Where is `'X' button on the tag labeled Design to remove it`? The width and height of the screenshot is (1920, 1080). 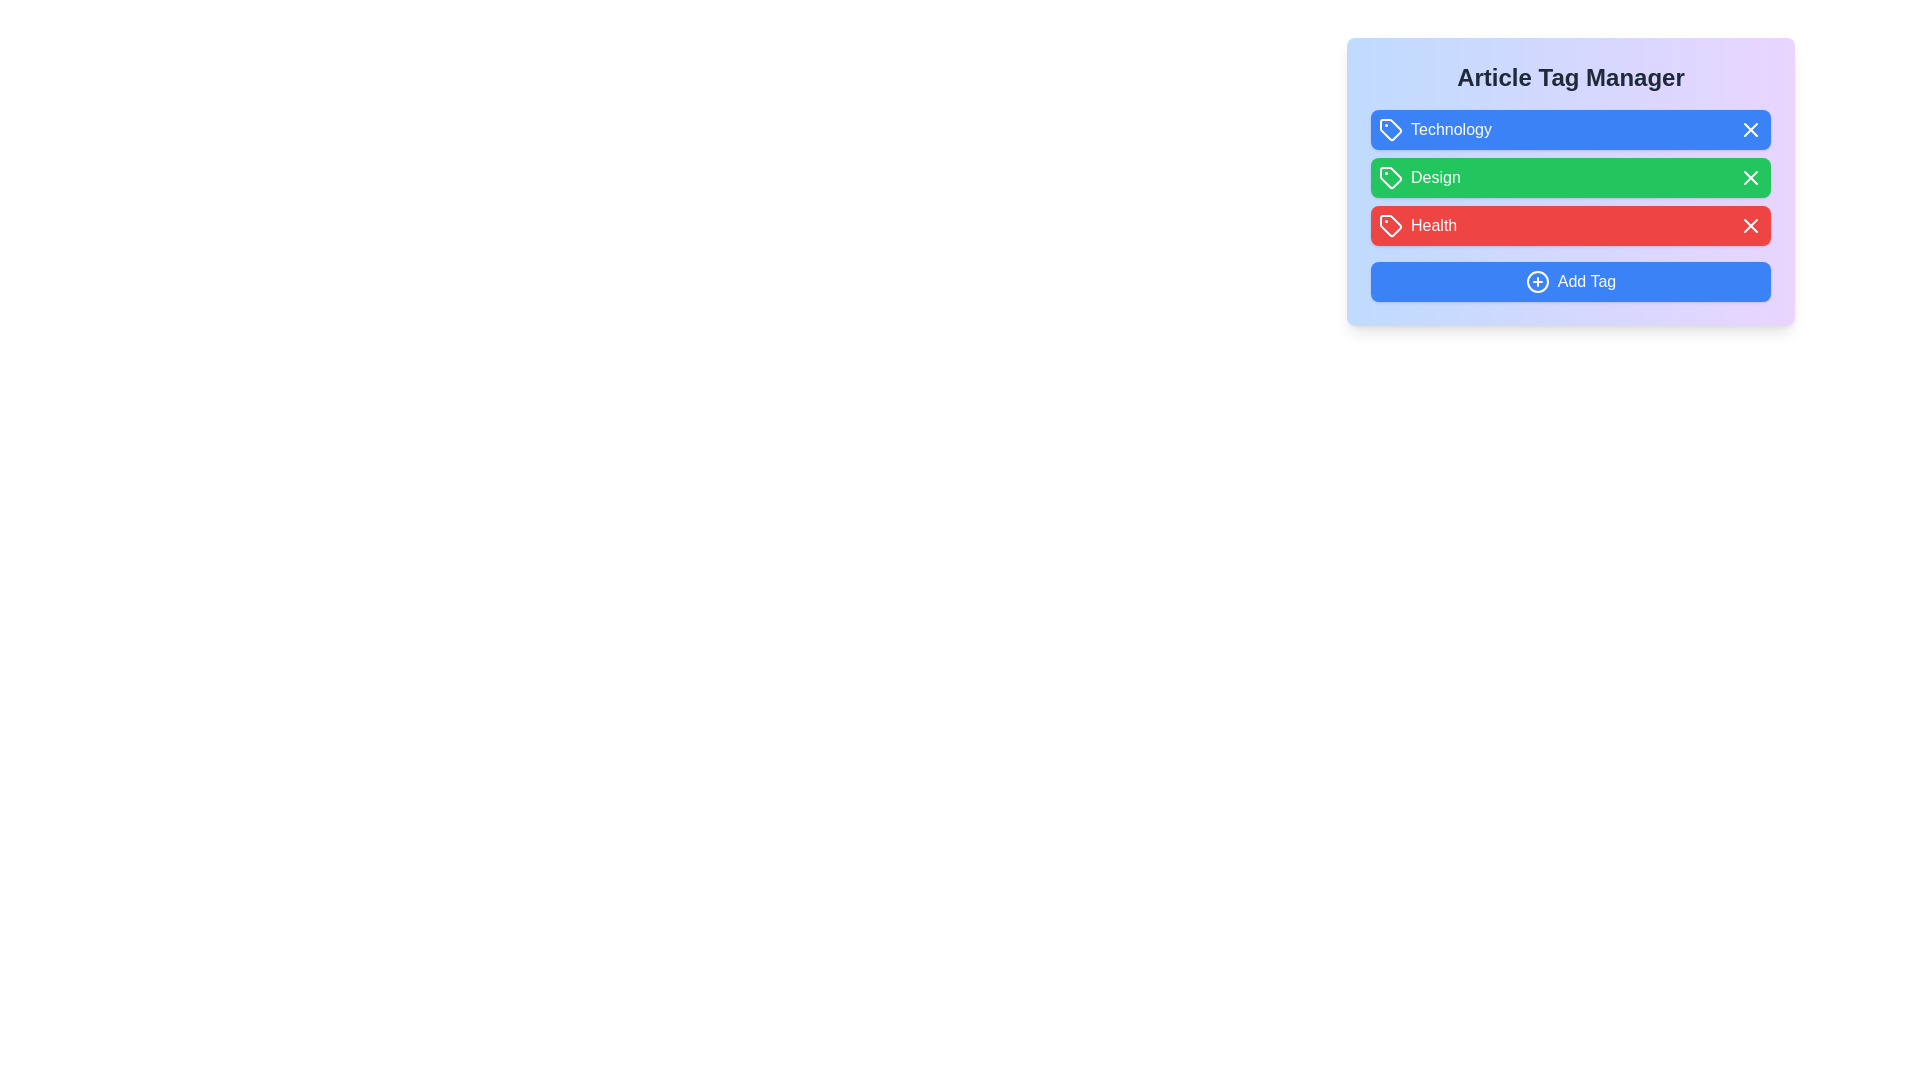
'X' button on the tag labeled Design to remove it is located at coordinates (1750, 176).